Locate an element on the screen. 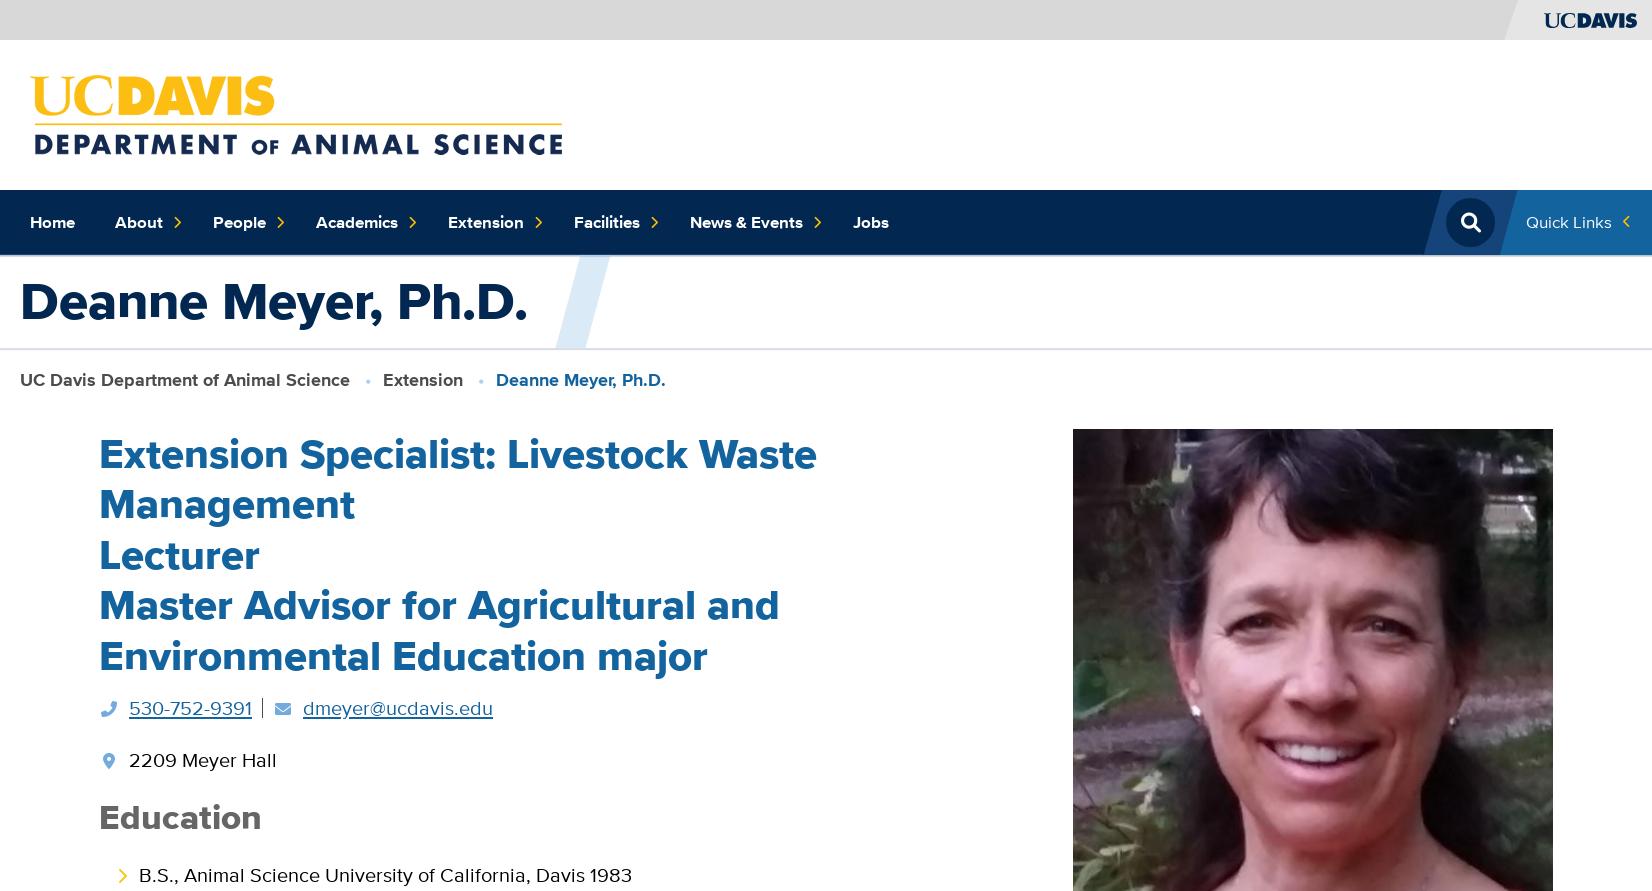 The height and width of the screenshot is (891, 1652). 'dmeyer@ucdavis.edu' is located at coordinates (397, 706).